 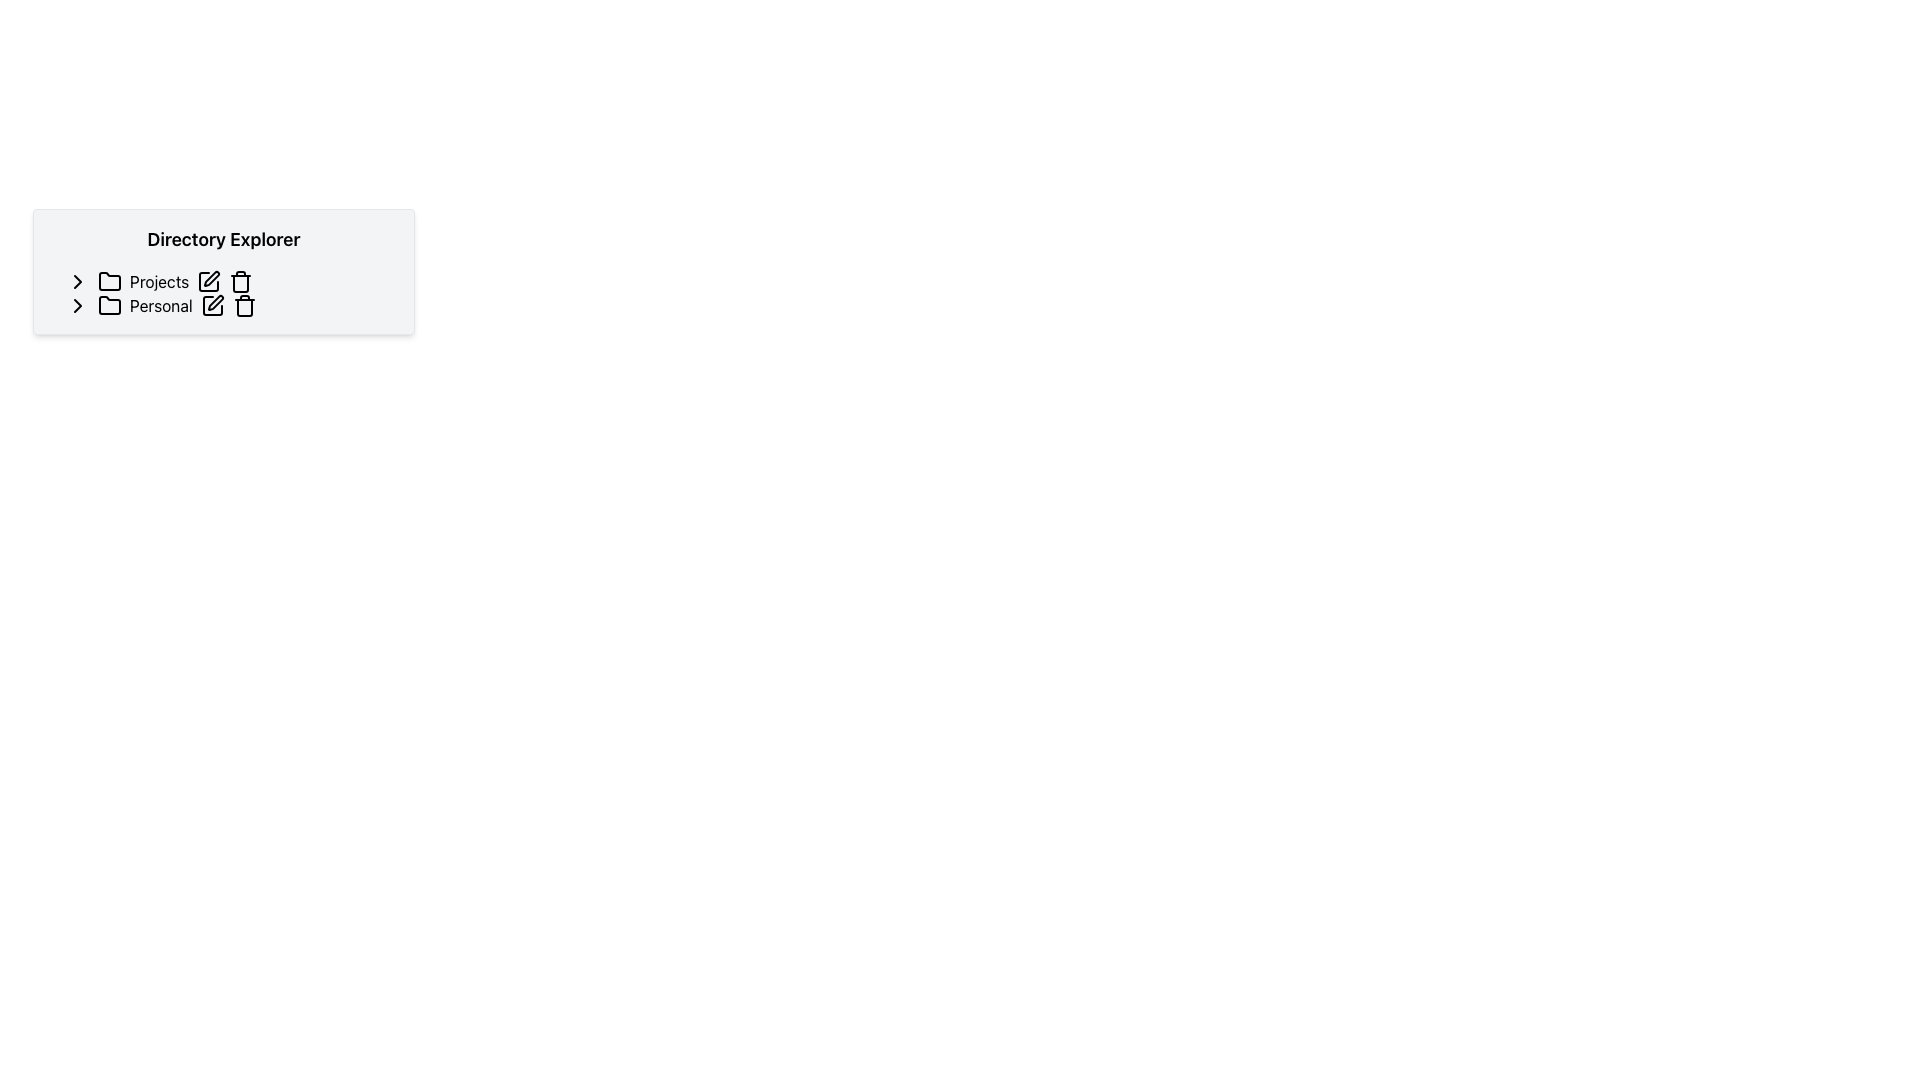 What do you see at coordinates (240, 281) in the screenshot?
I see `the delete button icon located next to the pencil icon, which allows users to remove the 'Projects' folder from the directory interface` at bounding box center [240, 281].